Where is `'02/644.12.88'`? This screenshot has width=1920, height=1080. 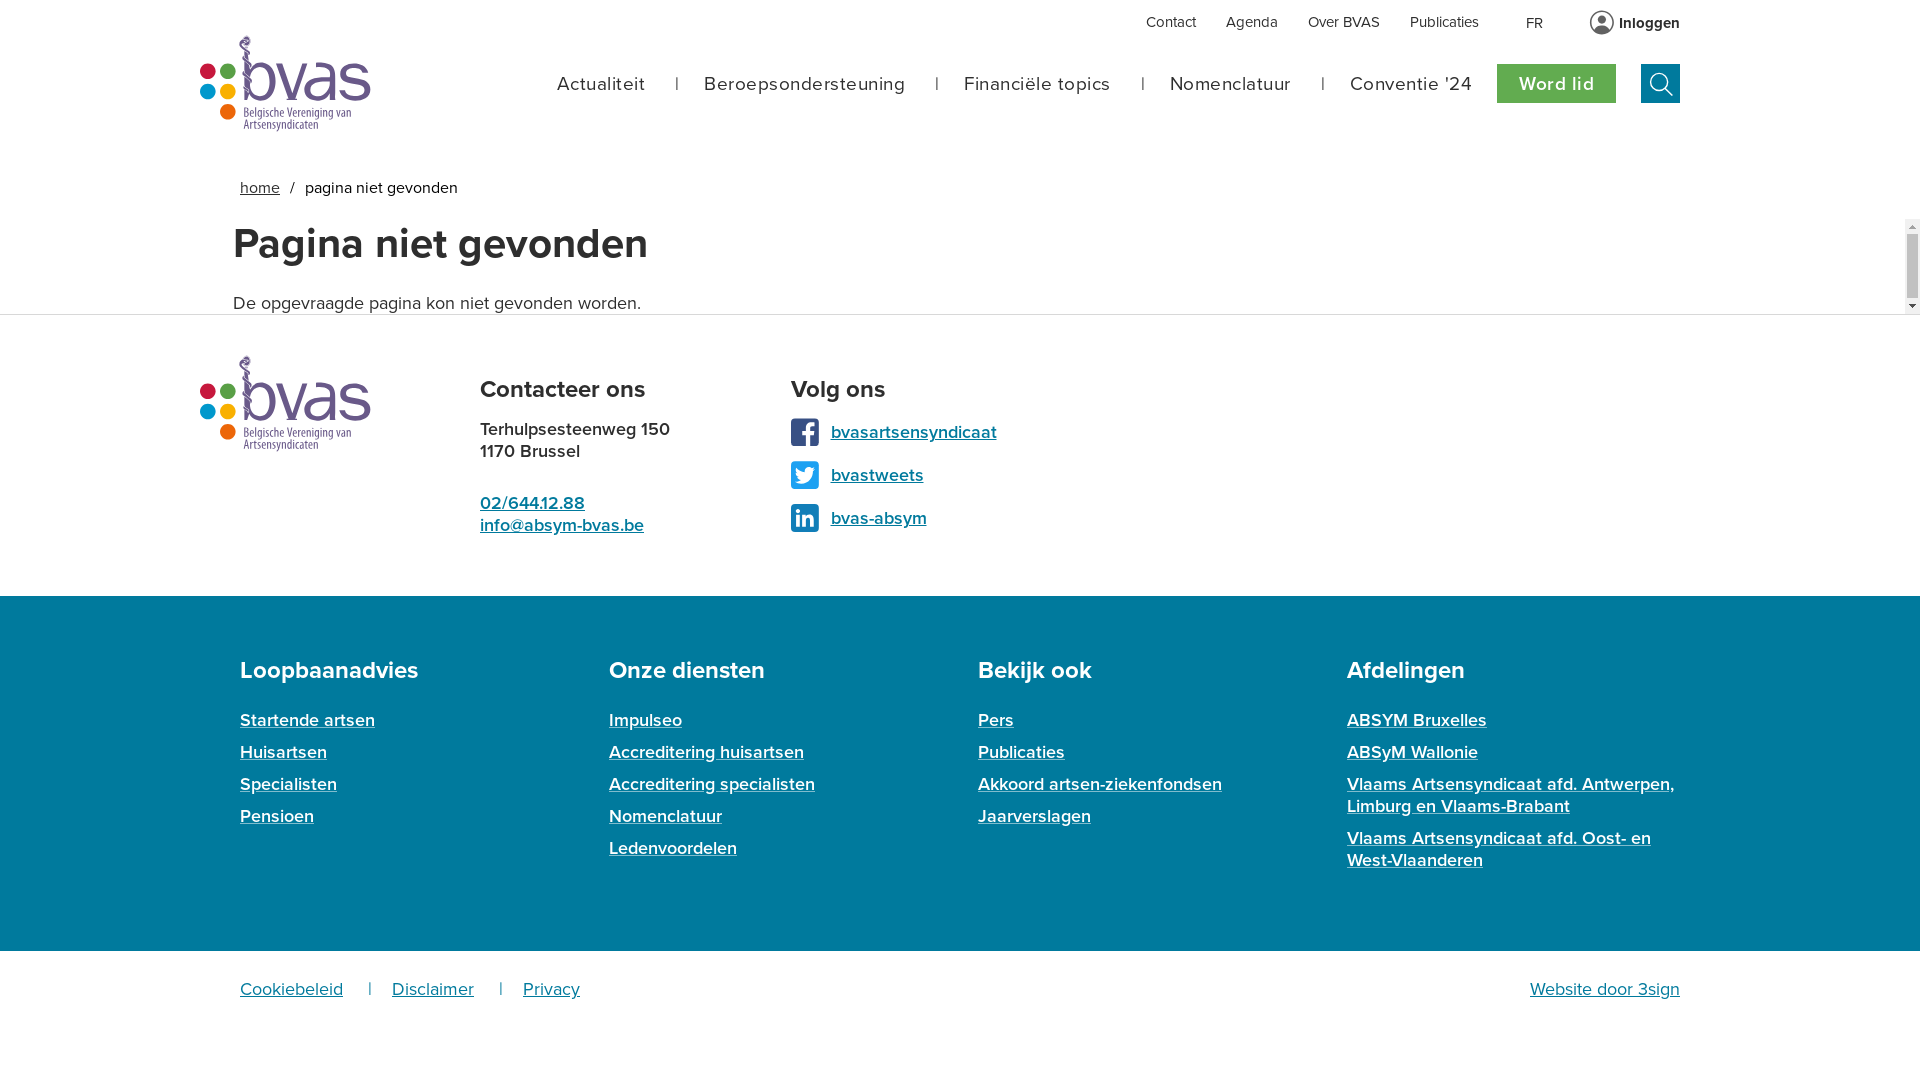
'02/644.12.88' is located at coordinates (532, 501).